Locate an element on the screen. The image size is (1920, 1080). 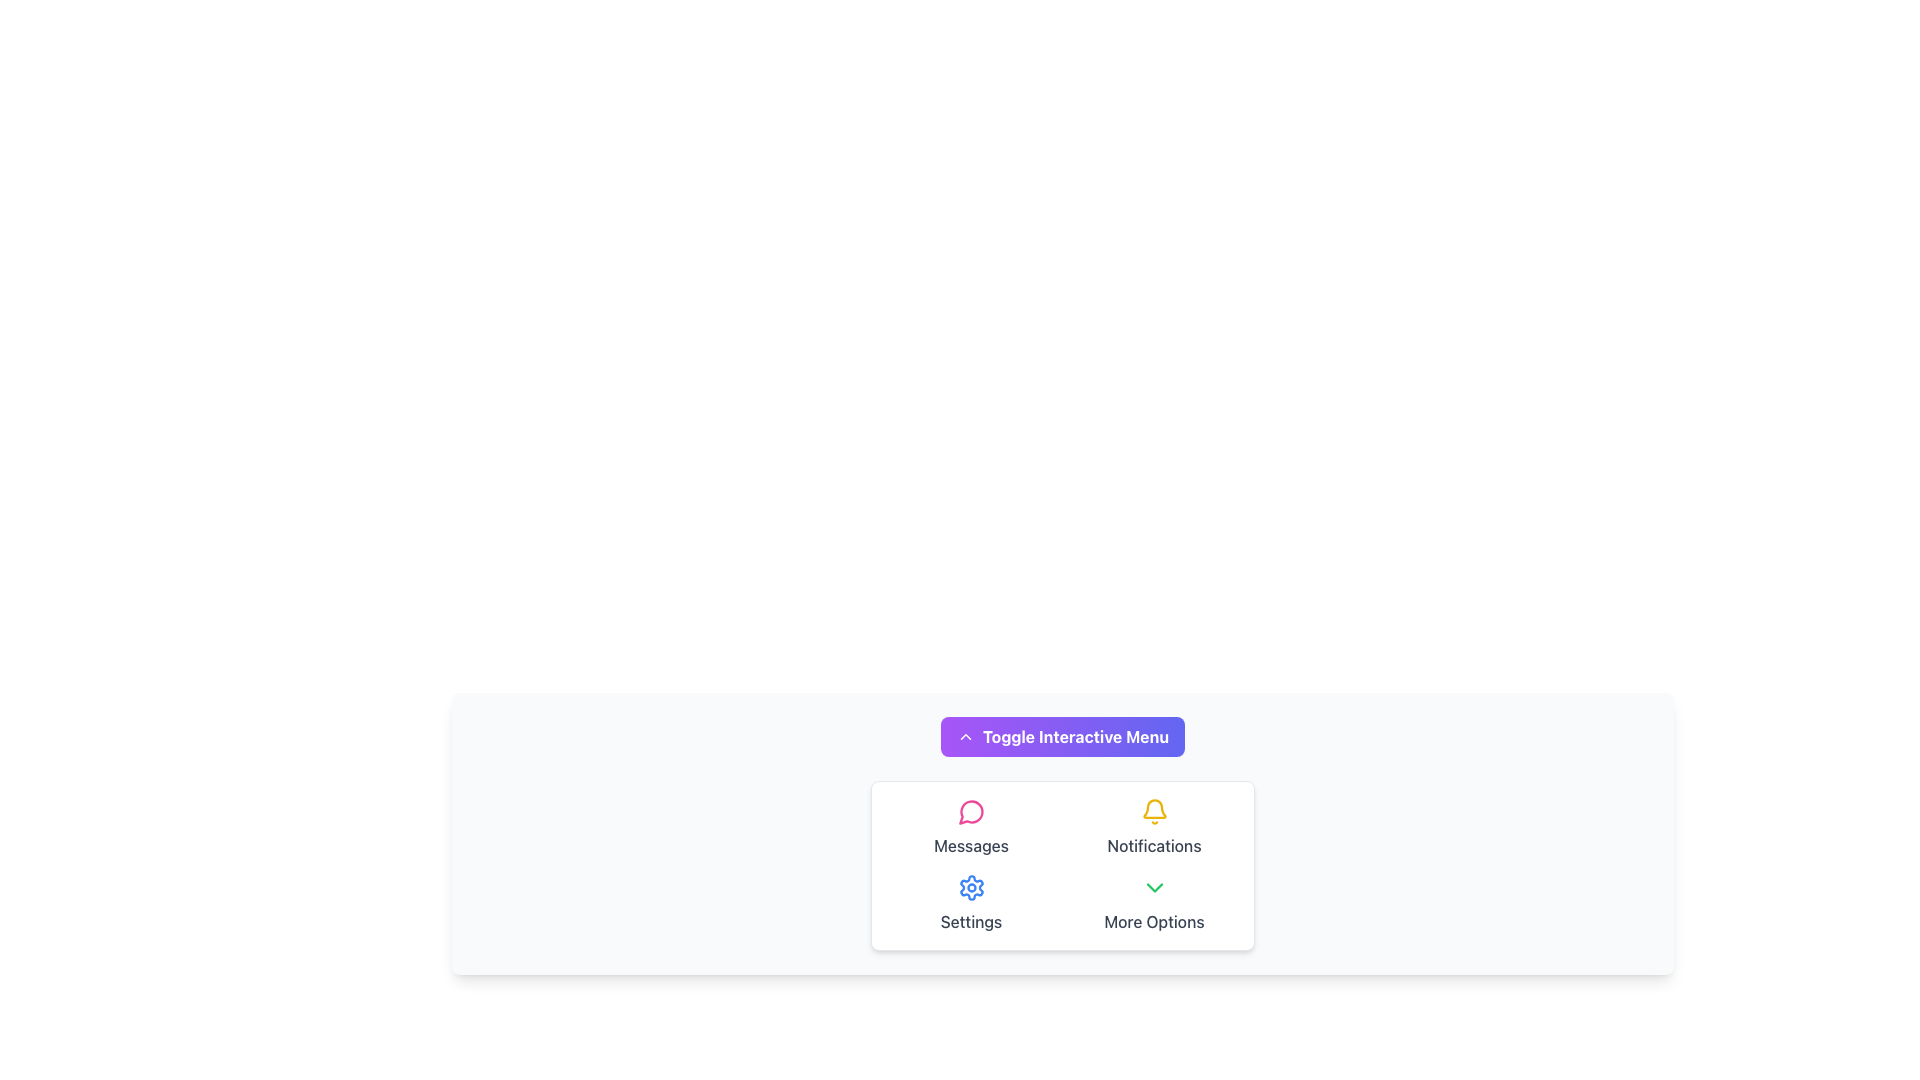
the 'Settings' SVG Icon in the lower-left corner of the menu interface is located at coordinates (971, 886).